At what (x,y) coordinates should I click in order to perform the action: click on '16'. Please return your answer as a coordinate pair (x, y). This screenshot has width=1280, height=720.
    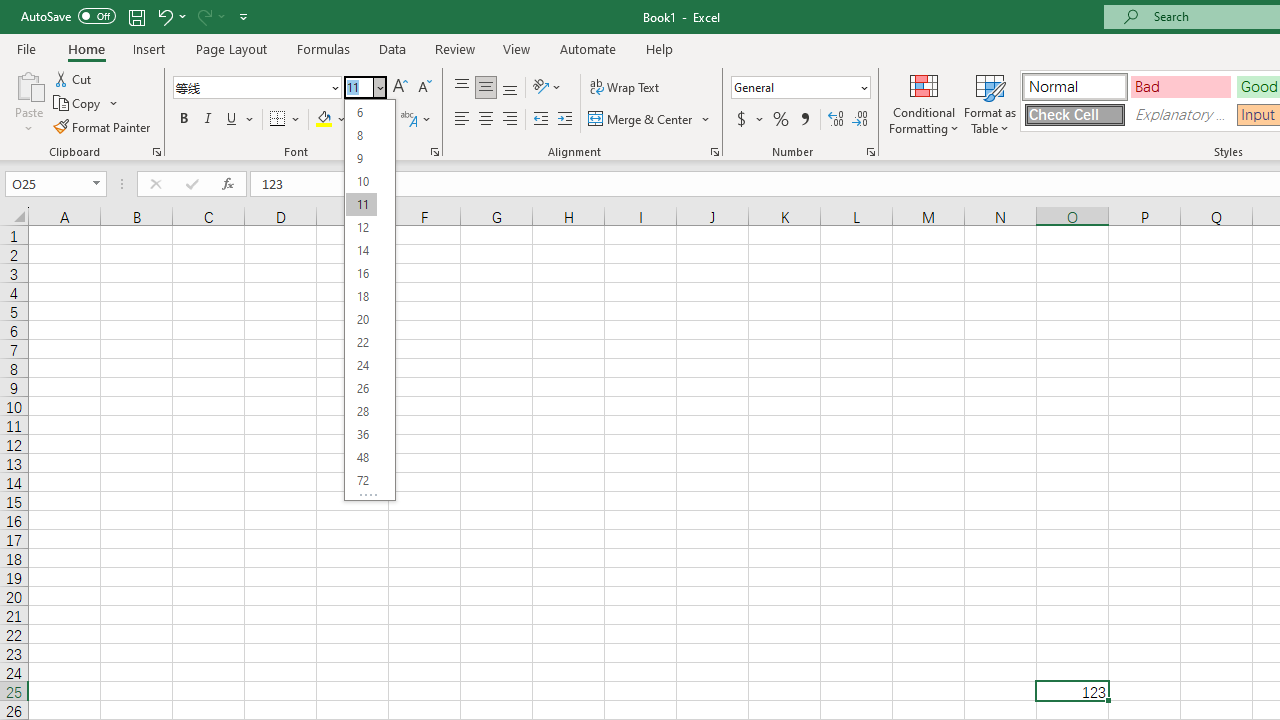
    Looking at the image, I should click on (361, 273).